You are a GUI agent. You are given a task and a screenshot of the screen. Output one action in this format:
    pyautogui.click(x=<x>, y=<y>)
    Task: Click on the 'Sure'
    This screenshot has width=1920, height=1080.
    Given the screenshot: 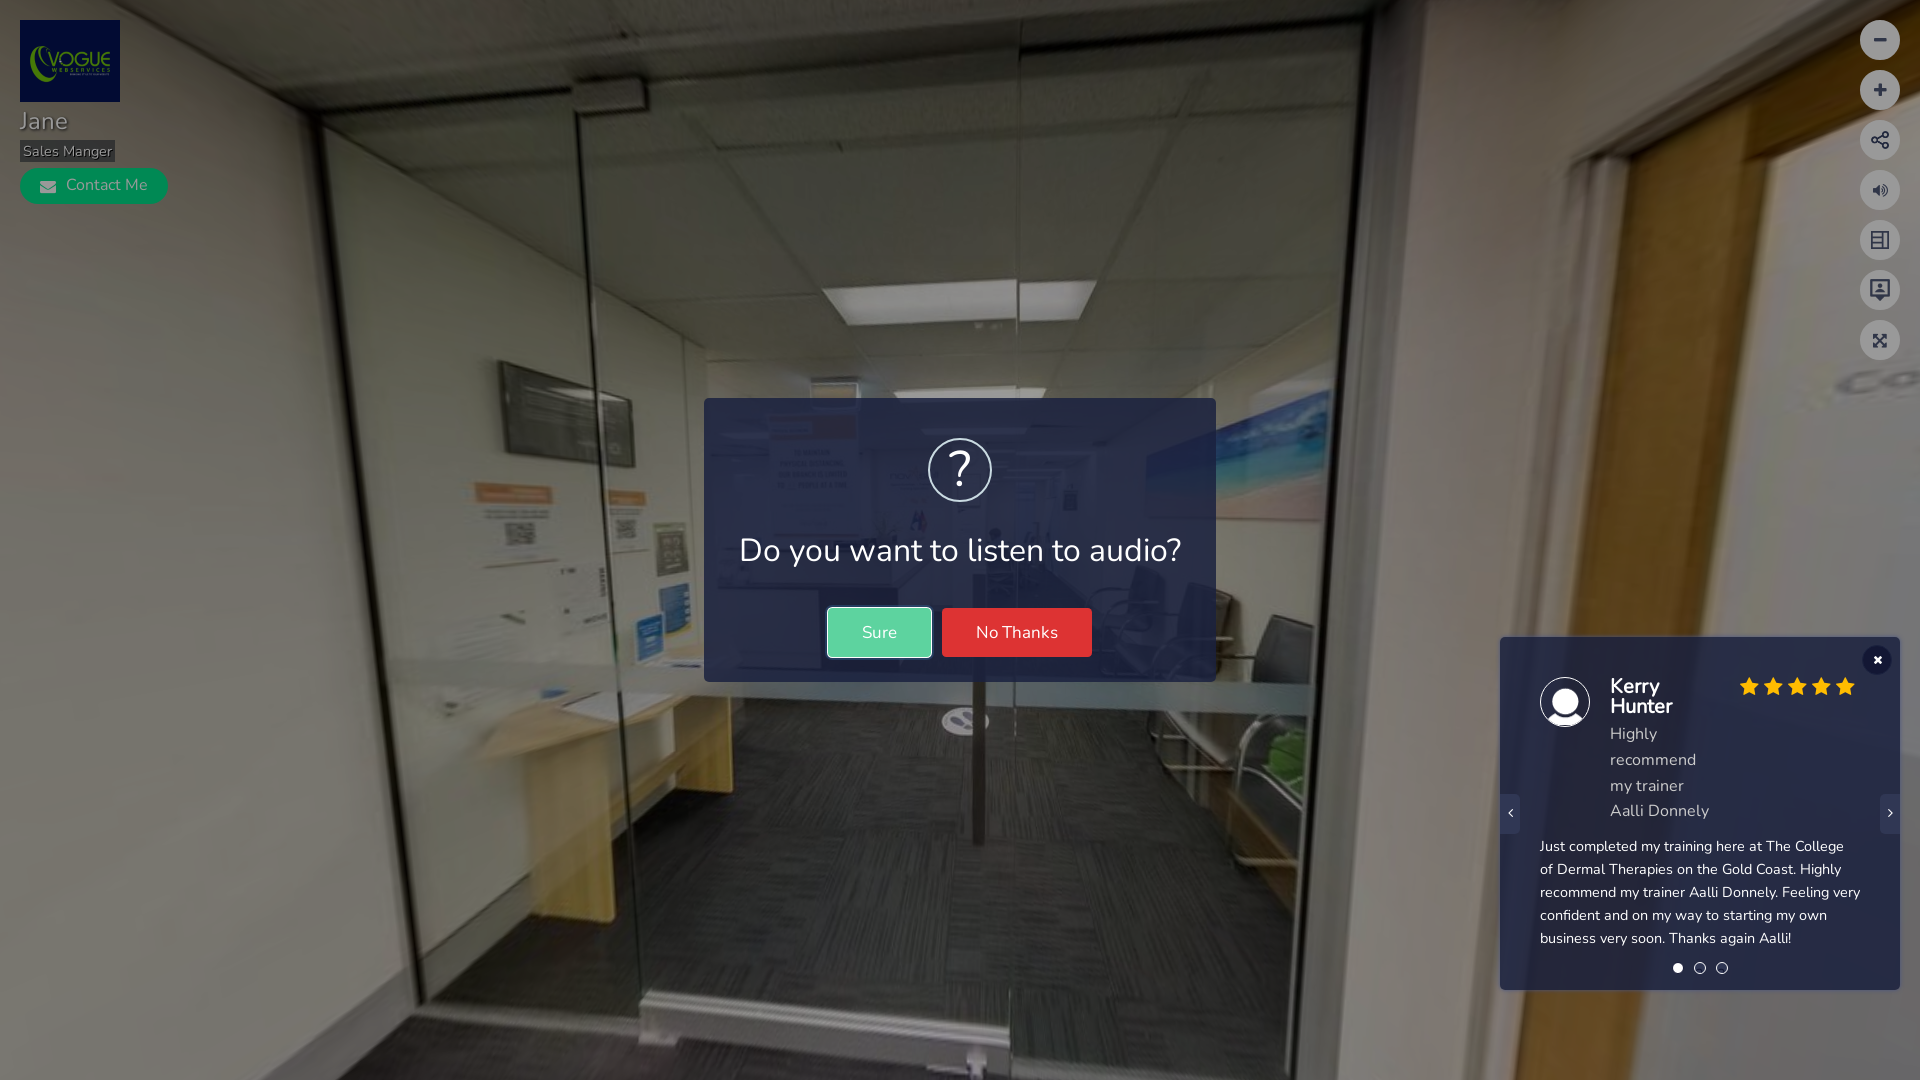 What is the action you would take?
    pyautogui.click(x=879, y=632)
    